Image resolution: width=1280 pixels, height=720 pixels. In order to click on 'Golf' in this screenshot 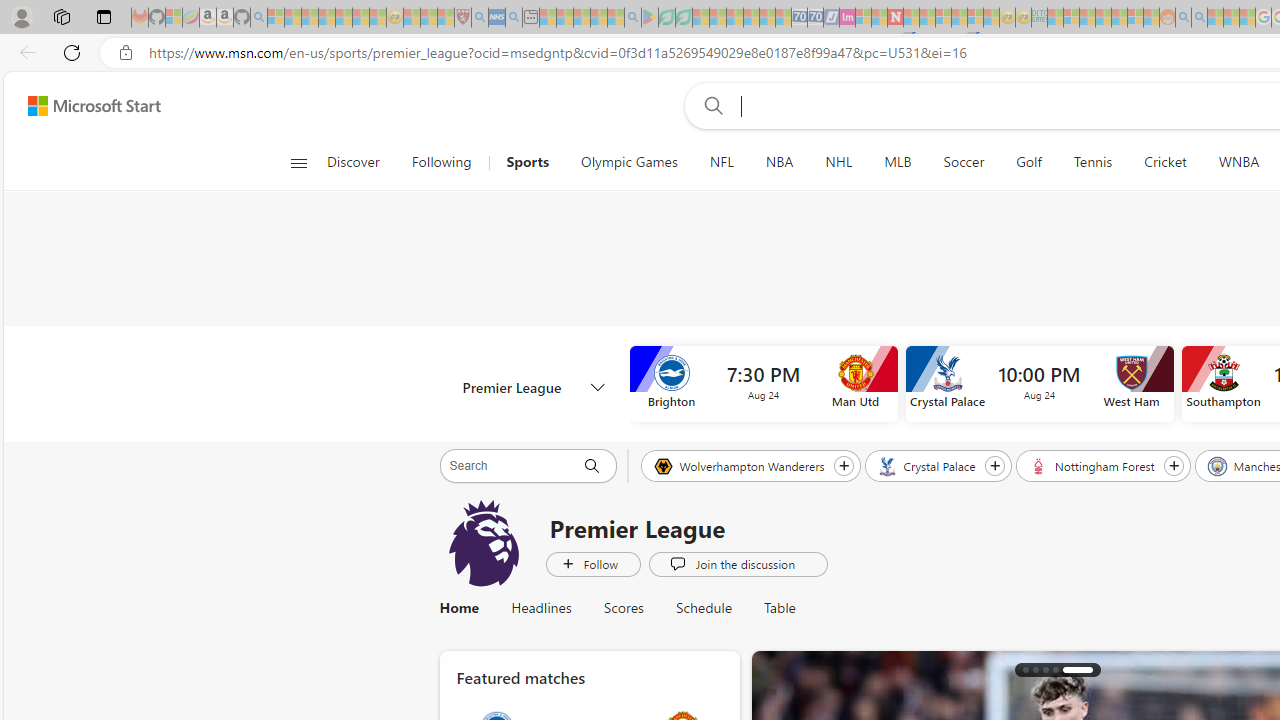, I will do `click(1029, 162)`.